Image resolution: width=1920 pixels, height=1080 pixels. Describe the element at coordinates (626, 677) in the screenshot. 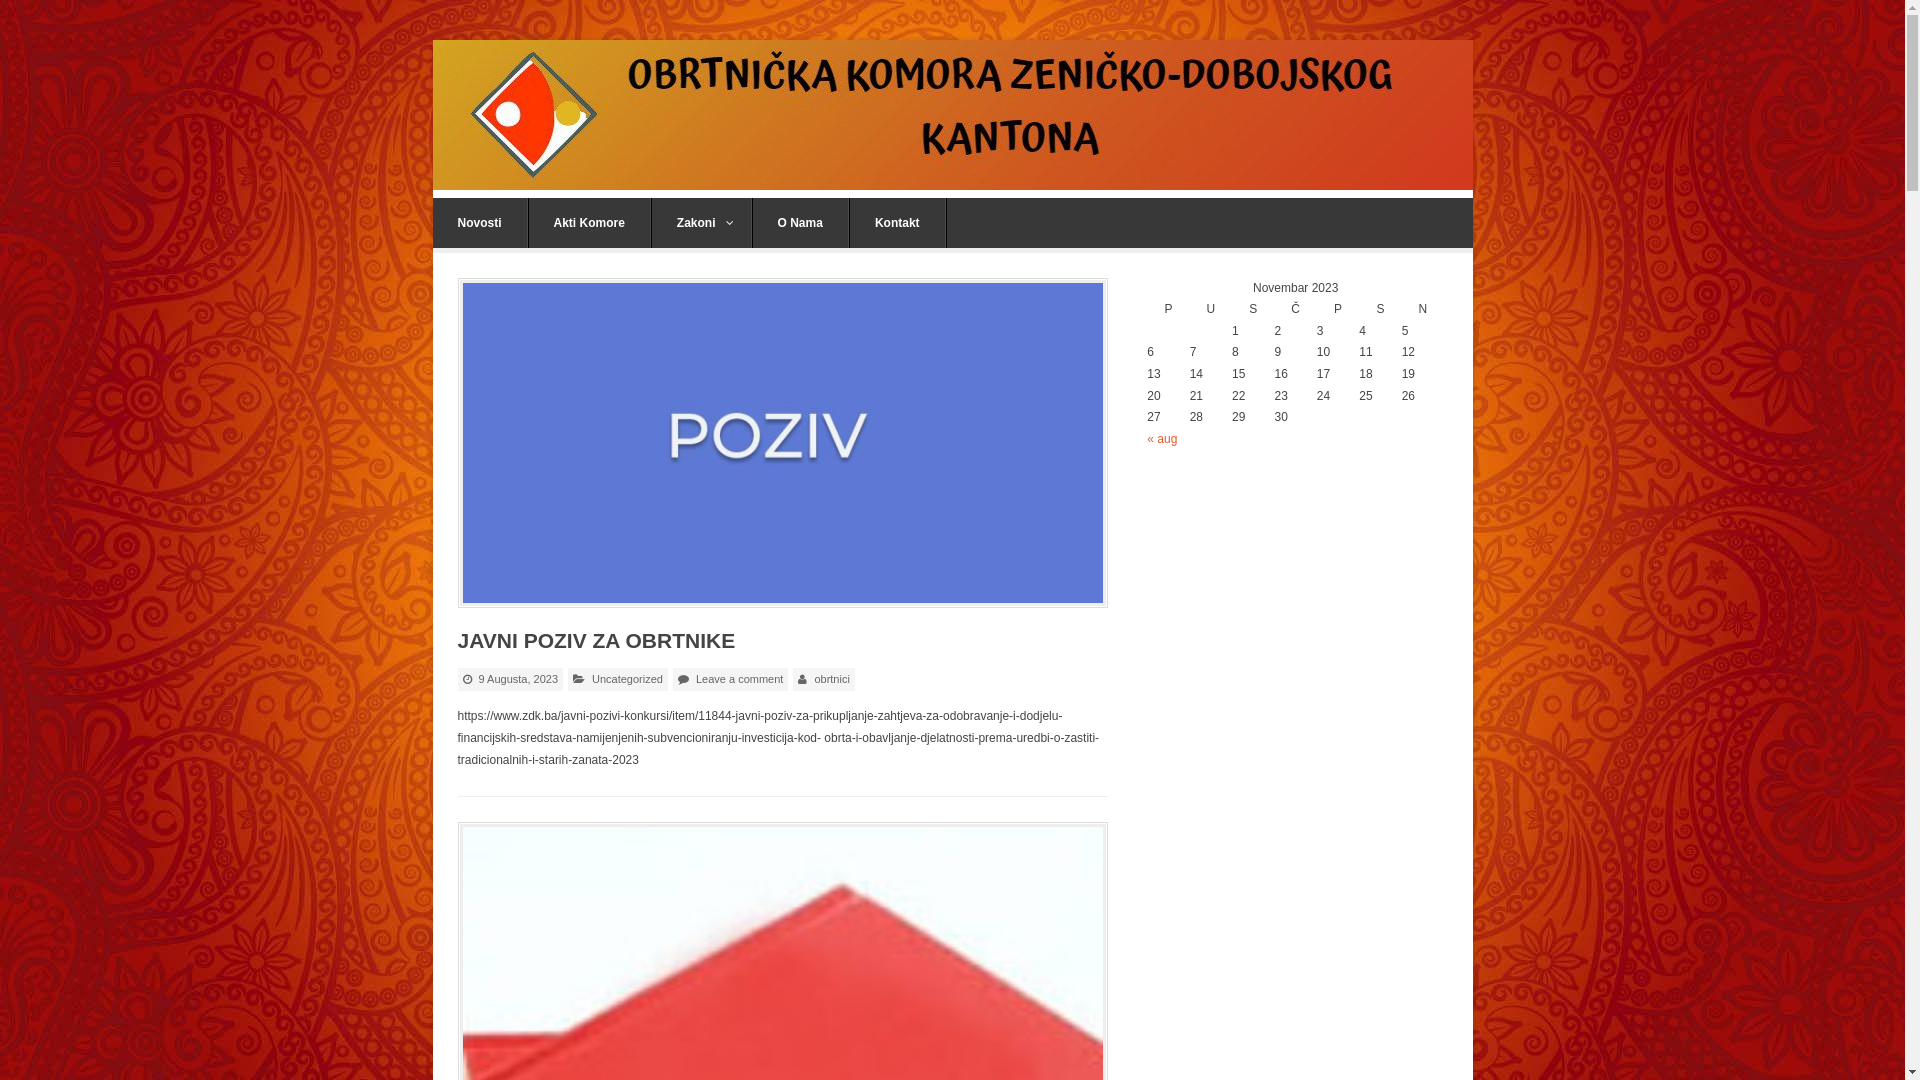

I see `'Uncategorized'` at that location.